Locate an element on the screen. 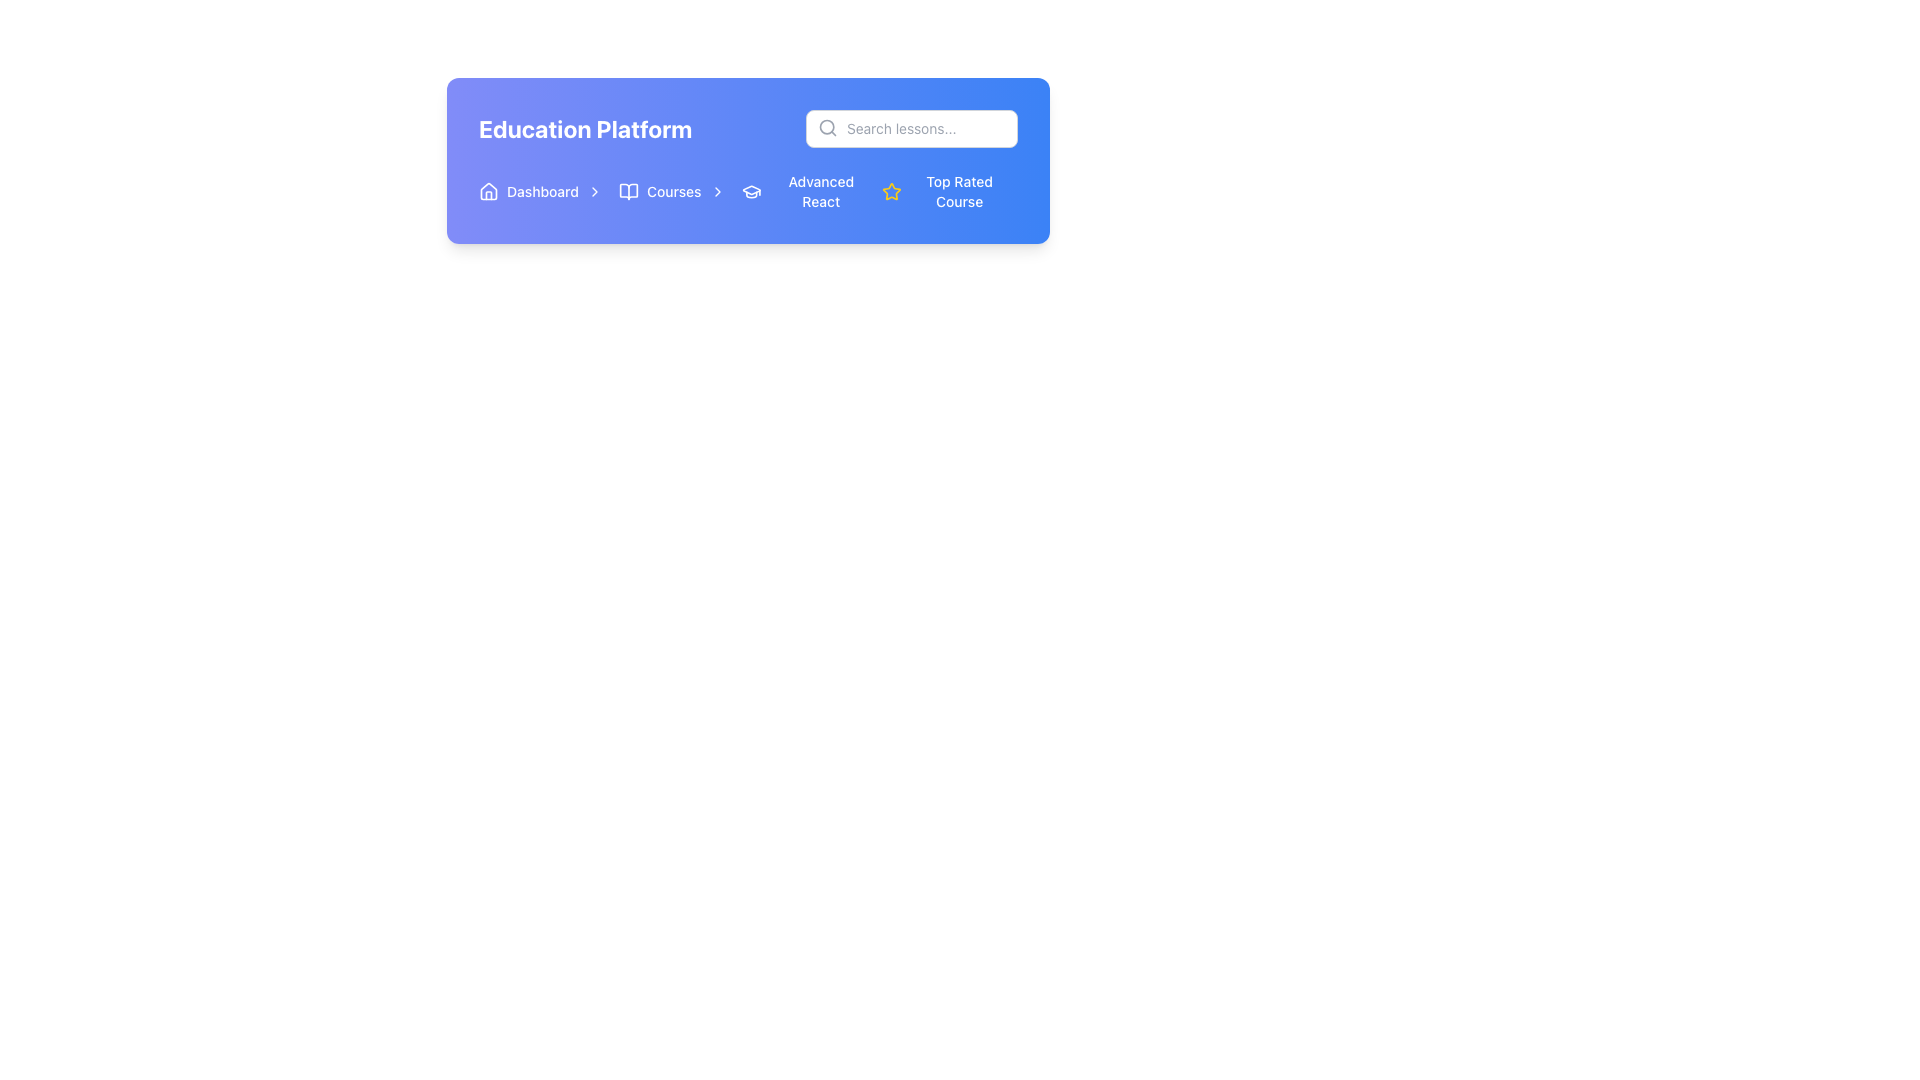 The height and width of the screenshot is (1080, 1920). the 'Courses' navigation link in the breadcrumb trail is located at coordinates (672, 192).